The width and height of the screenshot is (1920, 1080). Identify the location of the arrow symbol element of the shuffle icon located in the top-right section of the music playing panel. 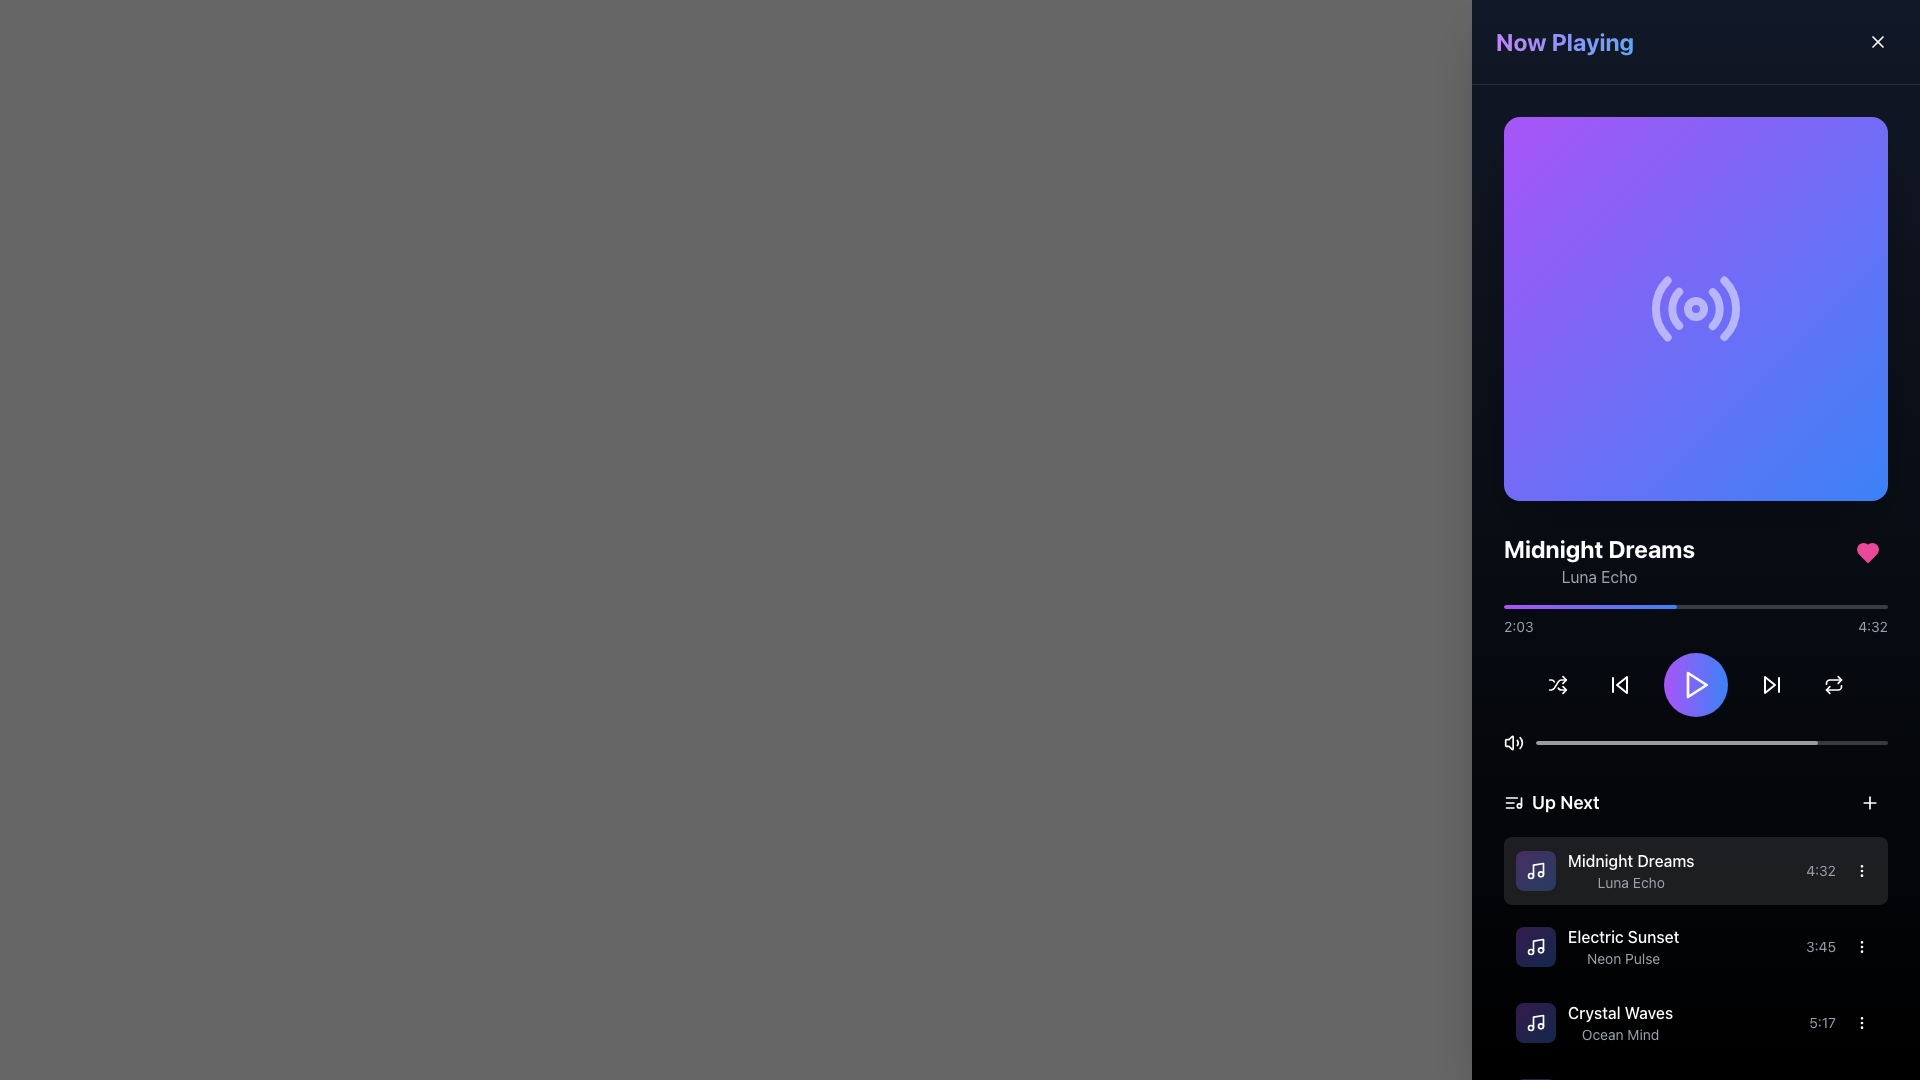
(1557, 684).